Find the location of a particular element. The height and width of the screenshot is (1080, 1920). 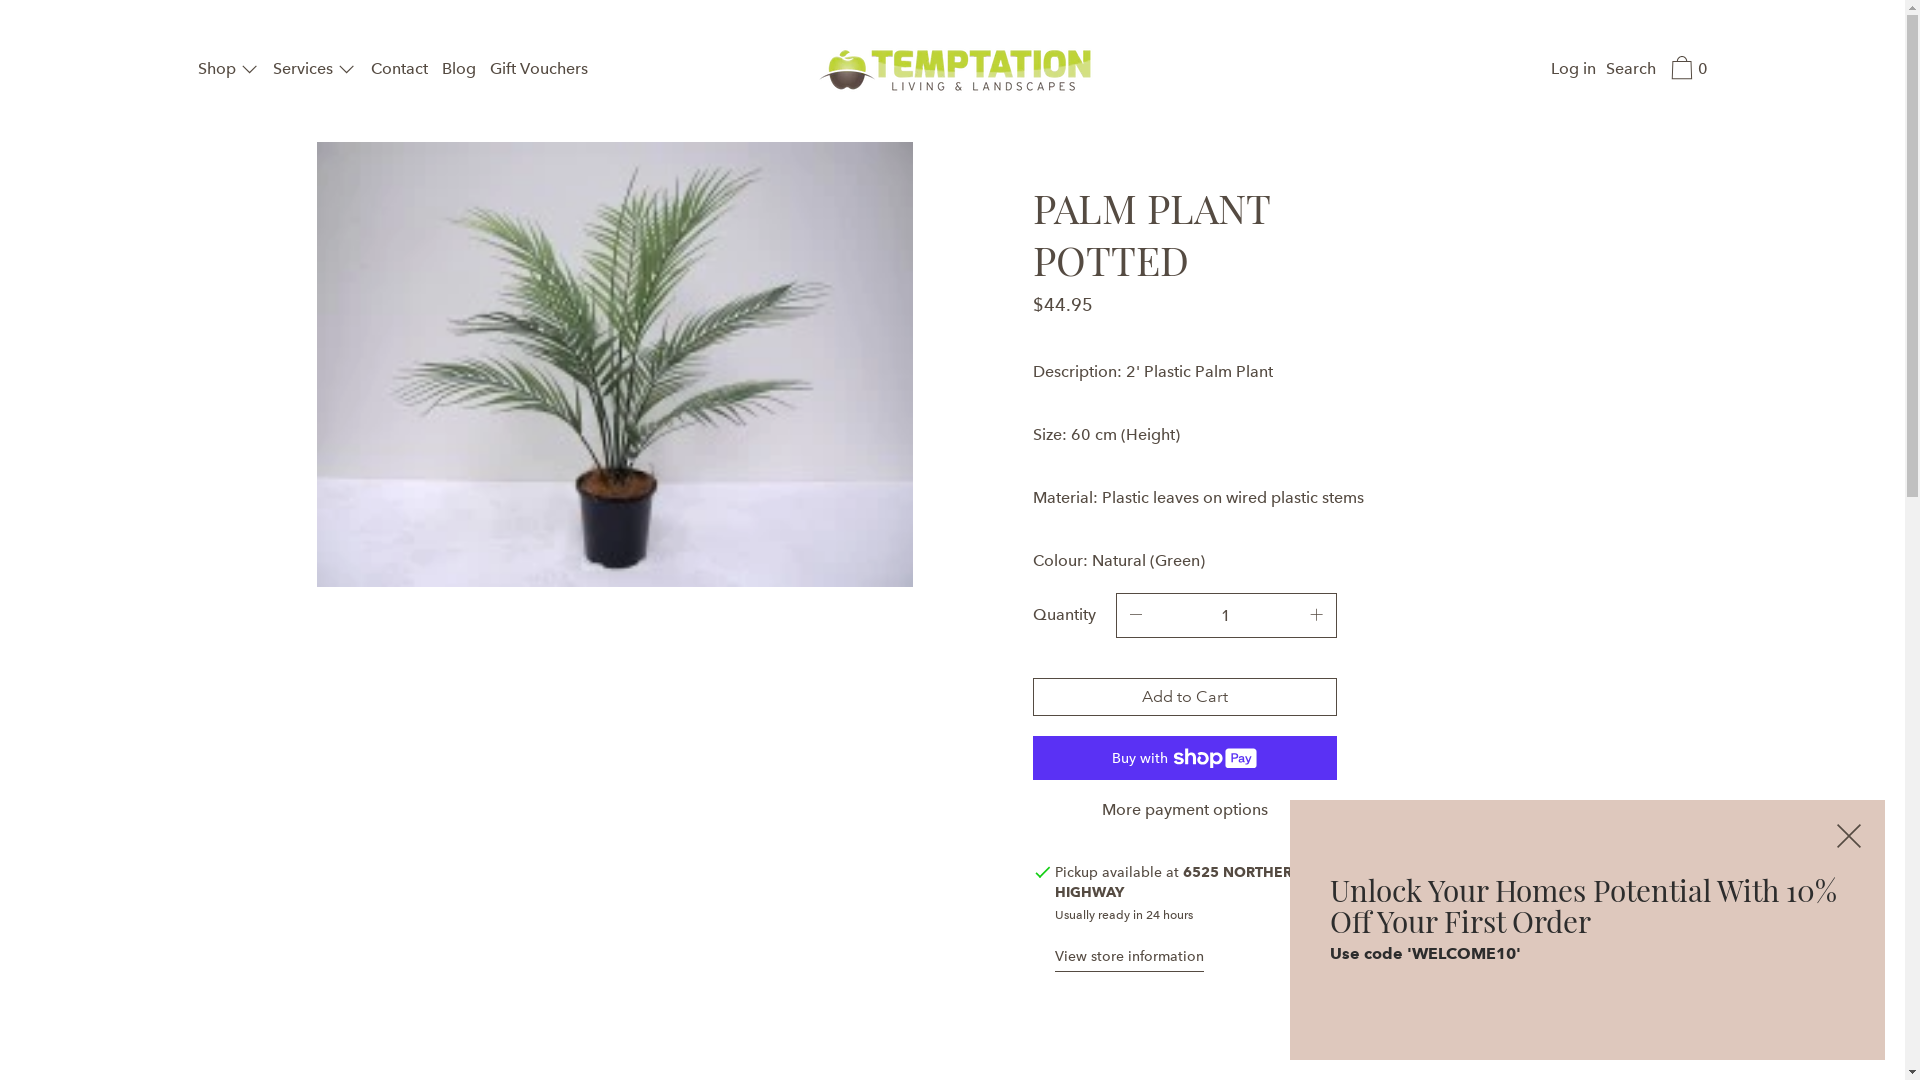

'Add to Cart' is located at coordinates (1184, 696).